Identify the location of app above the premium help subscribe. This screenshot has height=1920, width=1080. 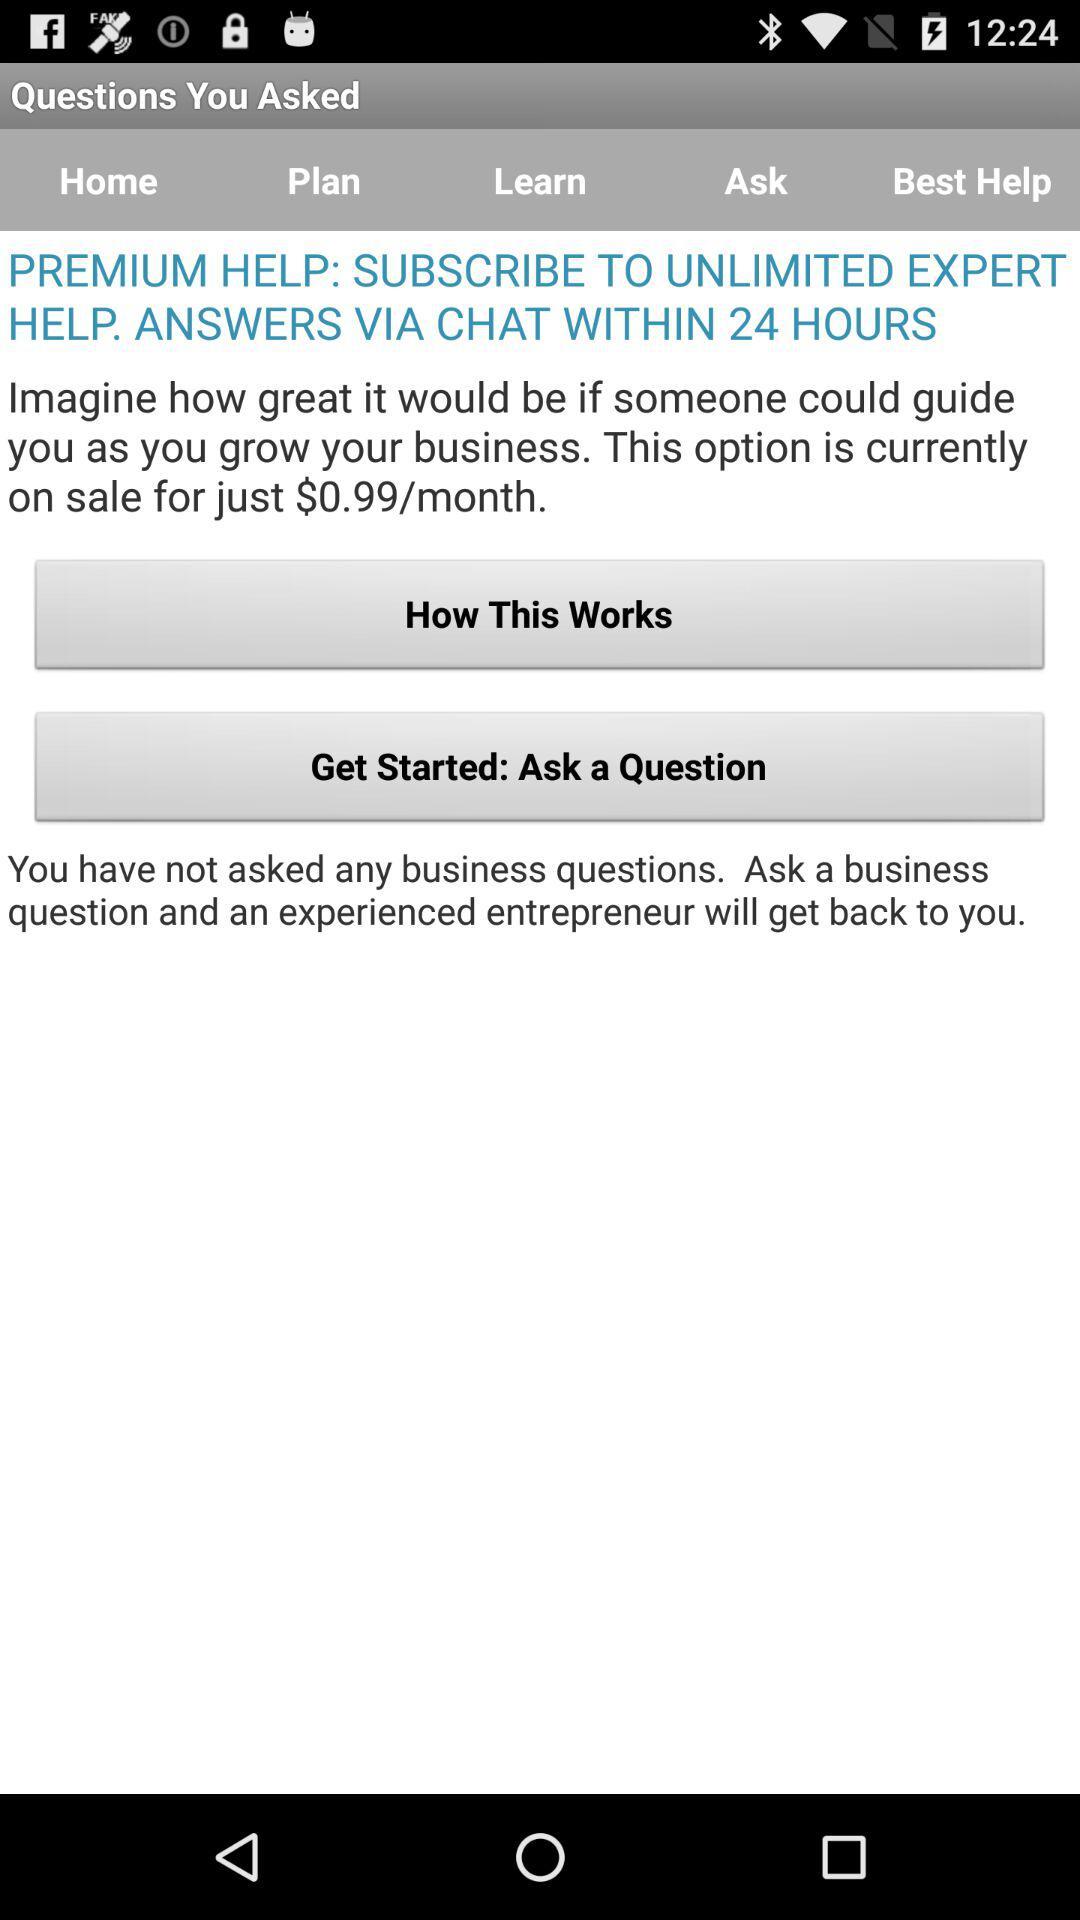
(540, 180).